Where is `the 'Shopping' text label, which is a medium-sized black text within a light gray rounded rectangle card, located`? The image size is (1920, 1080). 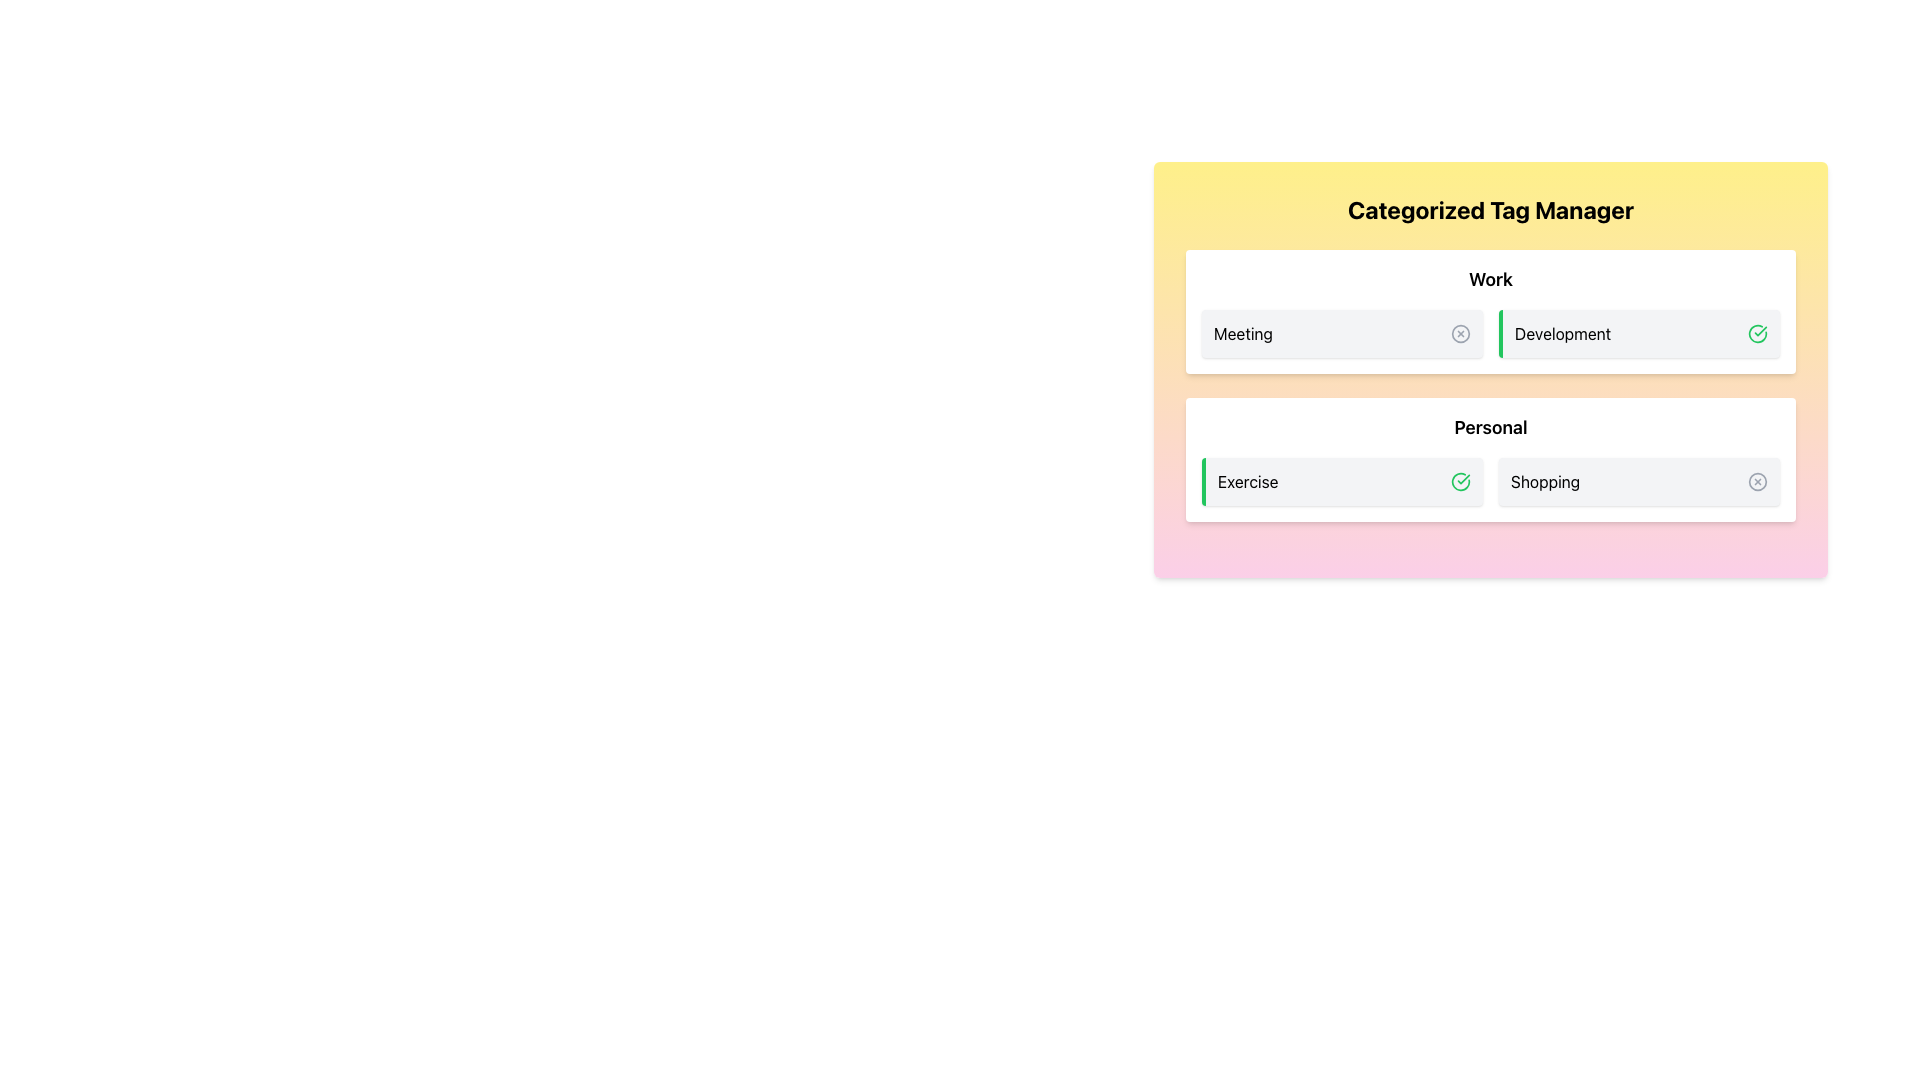 the 'Shopping' text label, which is a medium-sized black text within a light gray rounded rectangle card, located is located at coordinates (1544, 482).